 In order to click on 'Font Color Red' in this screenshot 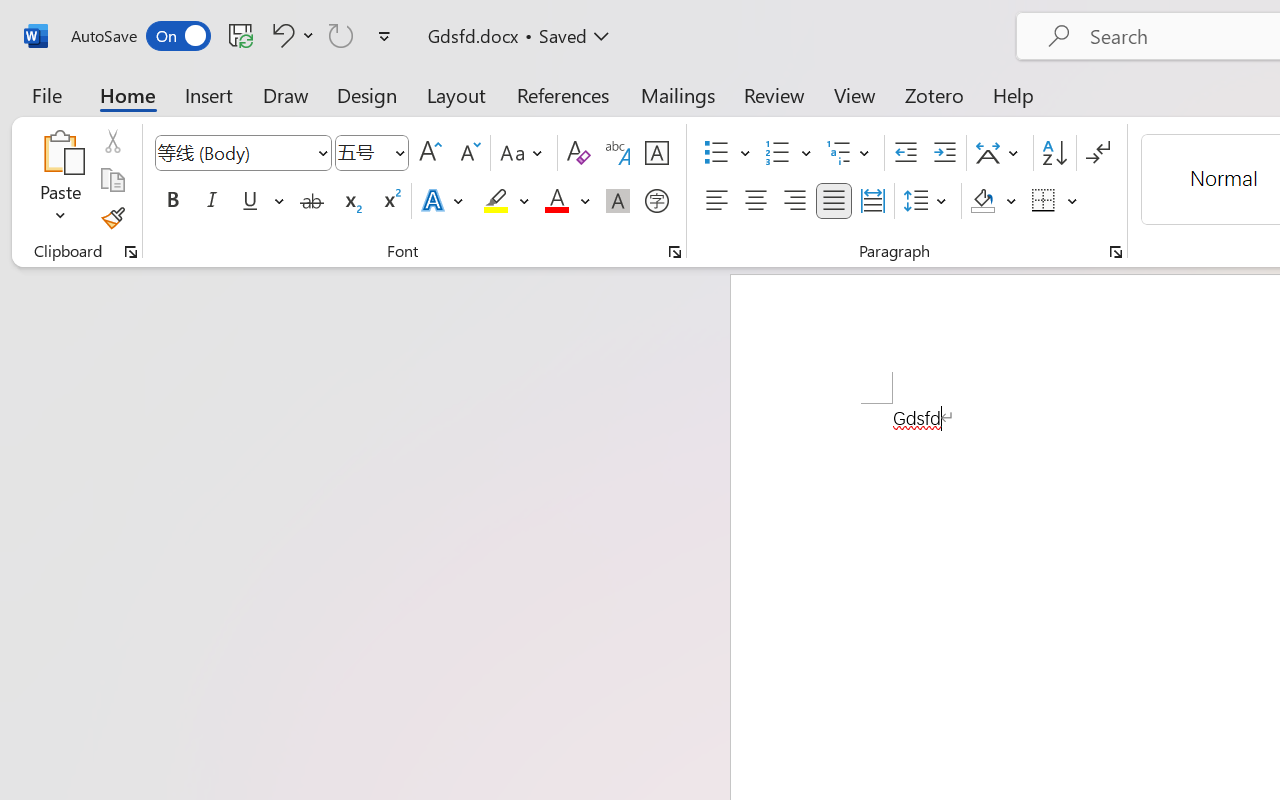, I will do `click(556, 201)`.